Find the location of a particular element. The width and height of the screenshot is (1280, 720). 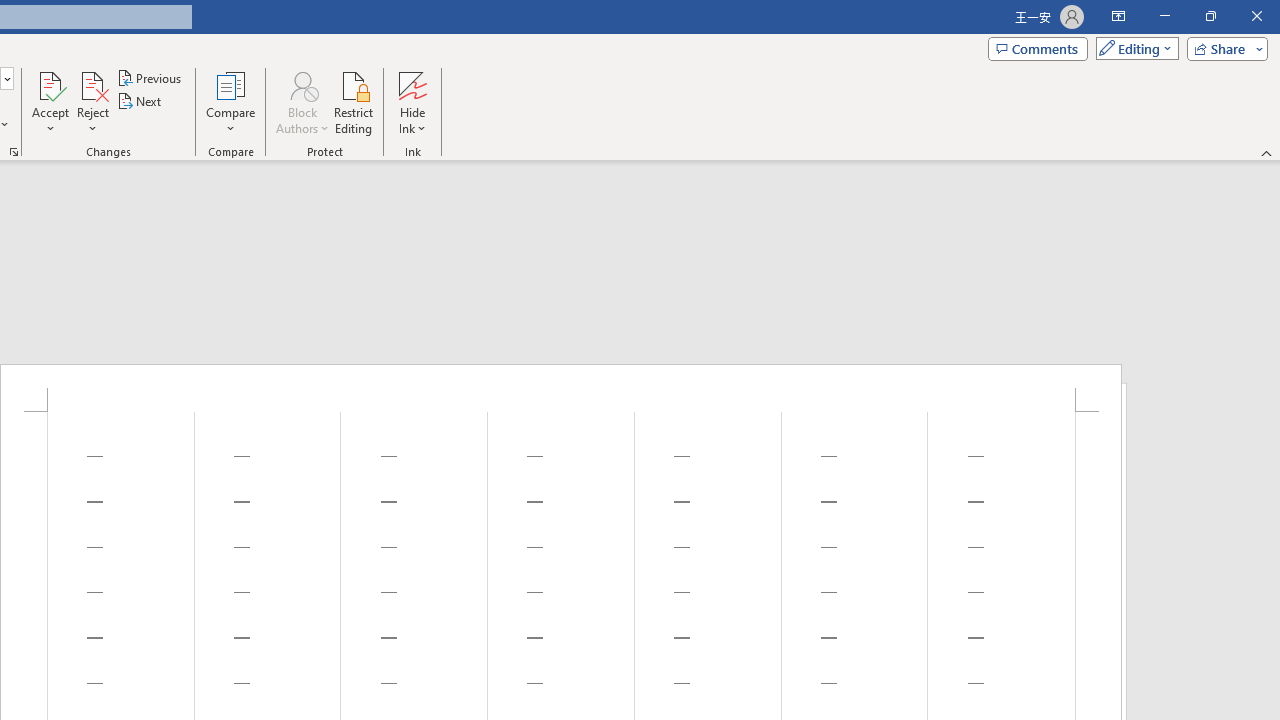

'Block Authors' is located at coordinates (301, 84).